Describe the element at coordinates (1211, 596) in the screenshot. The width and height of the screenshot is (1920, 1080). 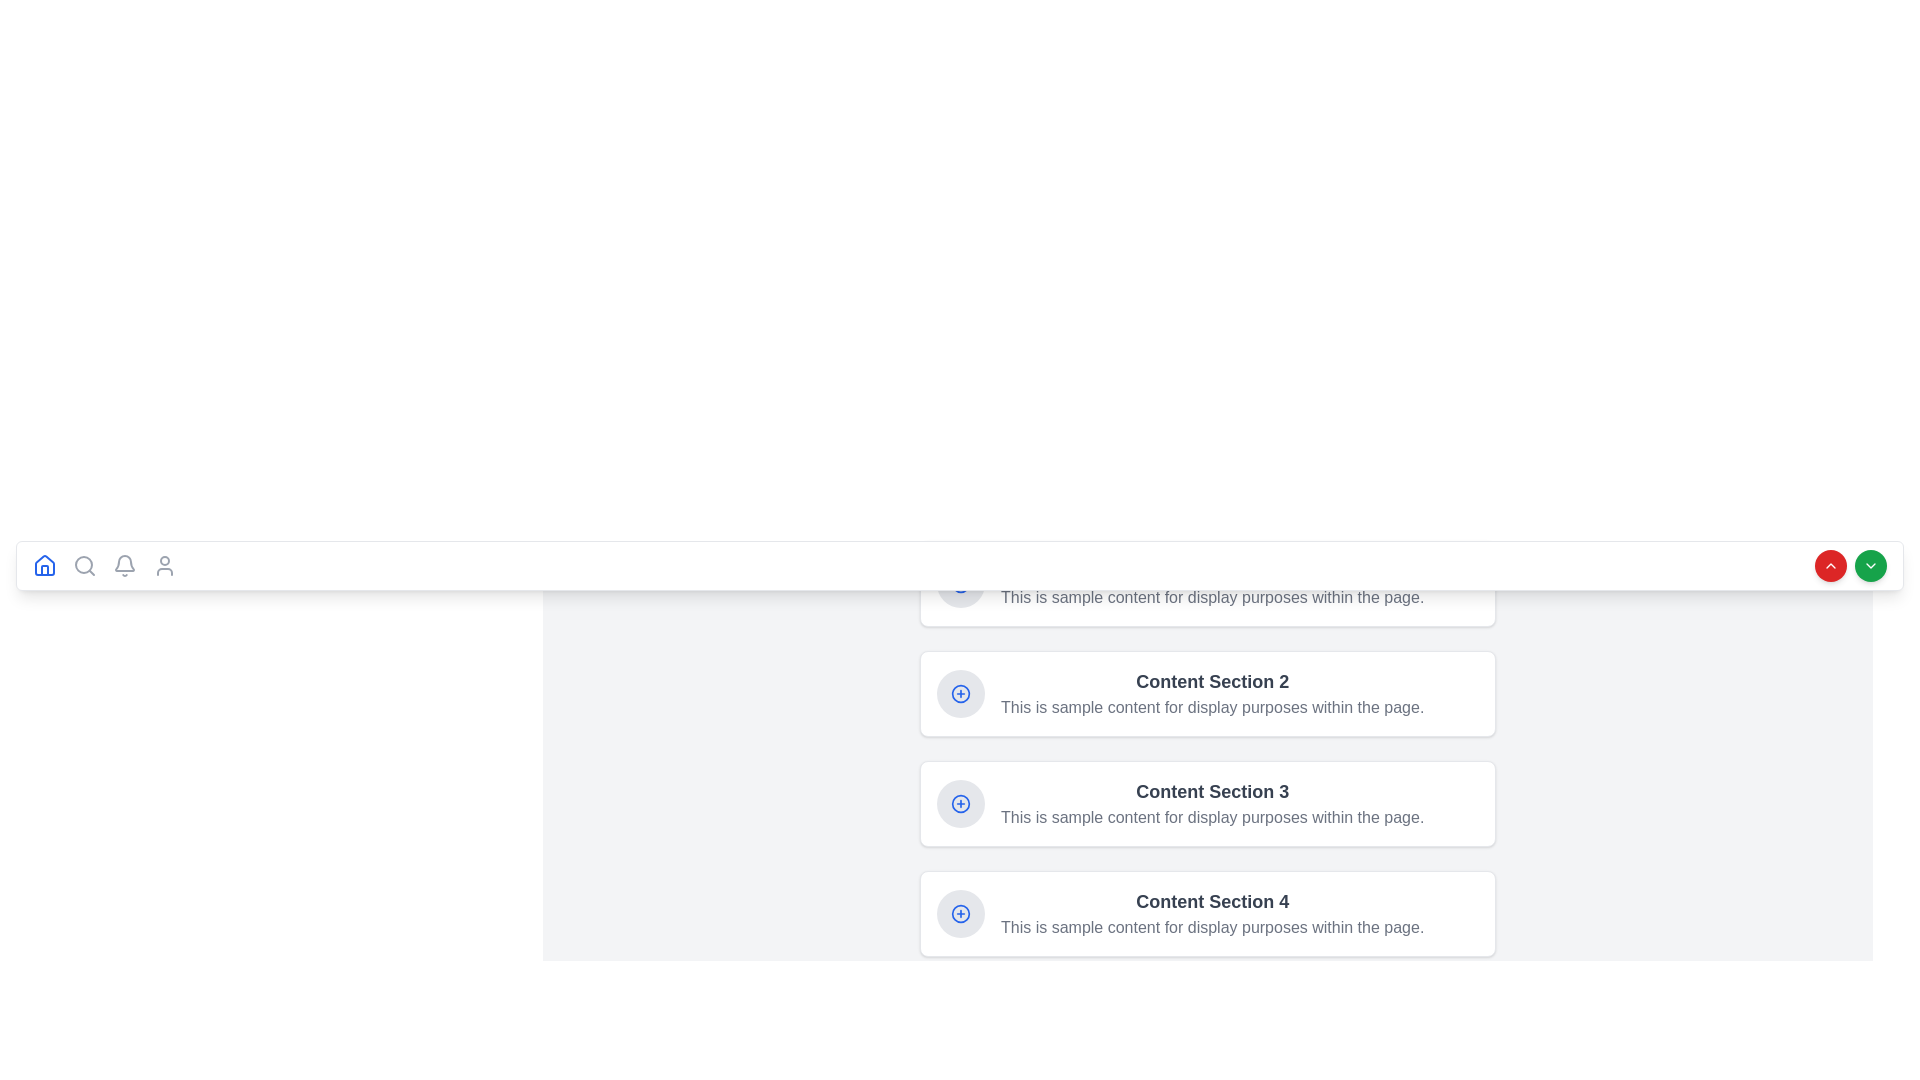
I see `the textual component displaying the text 'This is sample content for display purposes within the page.' located below the 'Content Section 1' heading` at that location.